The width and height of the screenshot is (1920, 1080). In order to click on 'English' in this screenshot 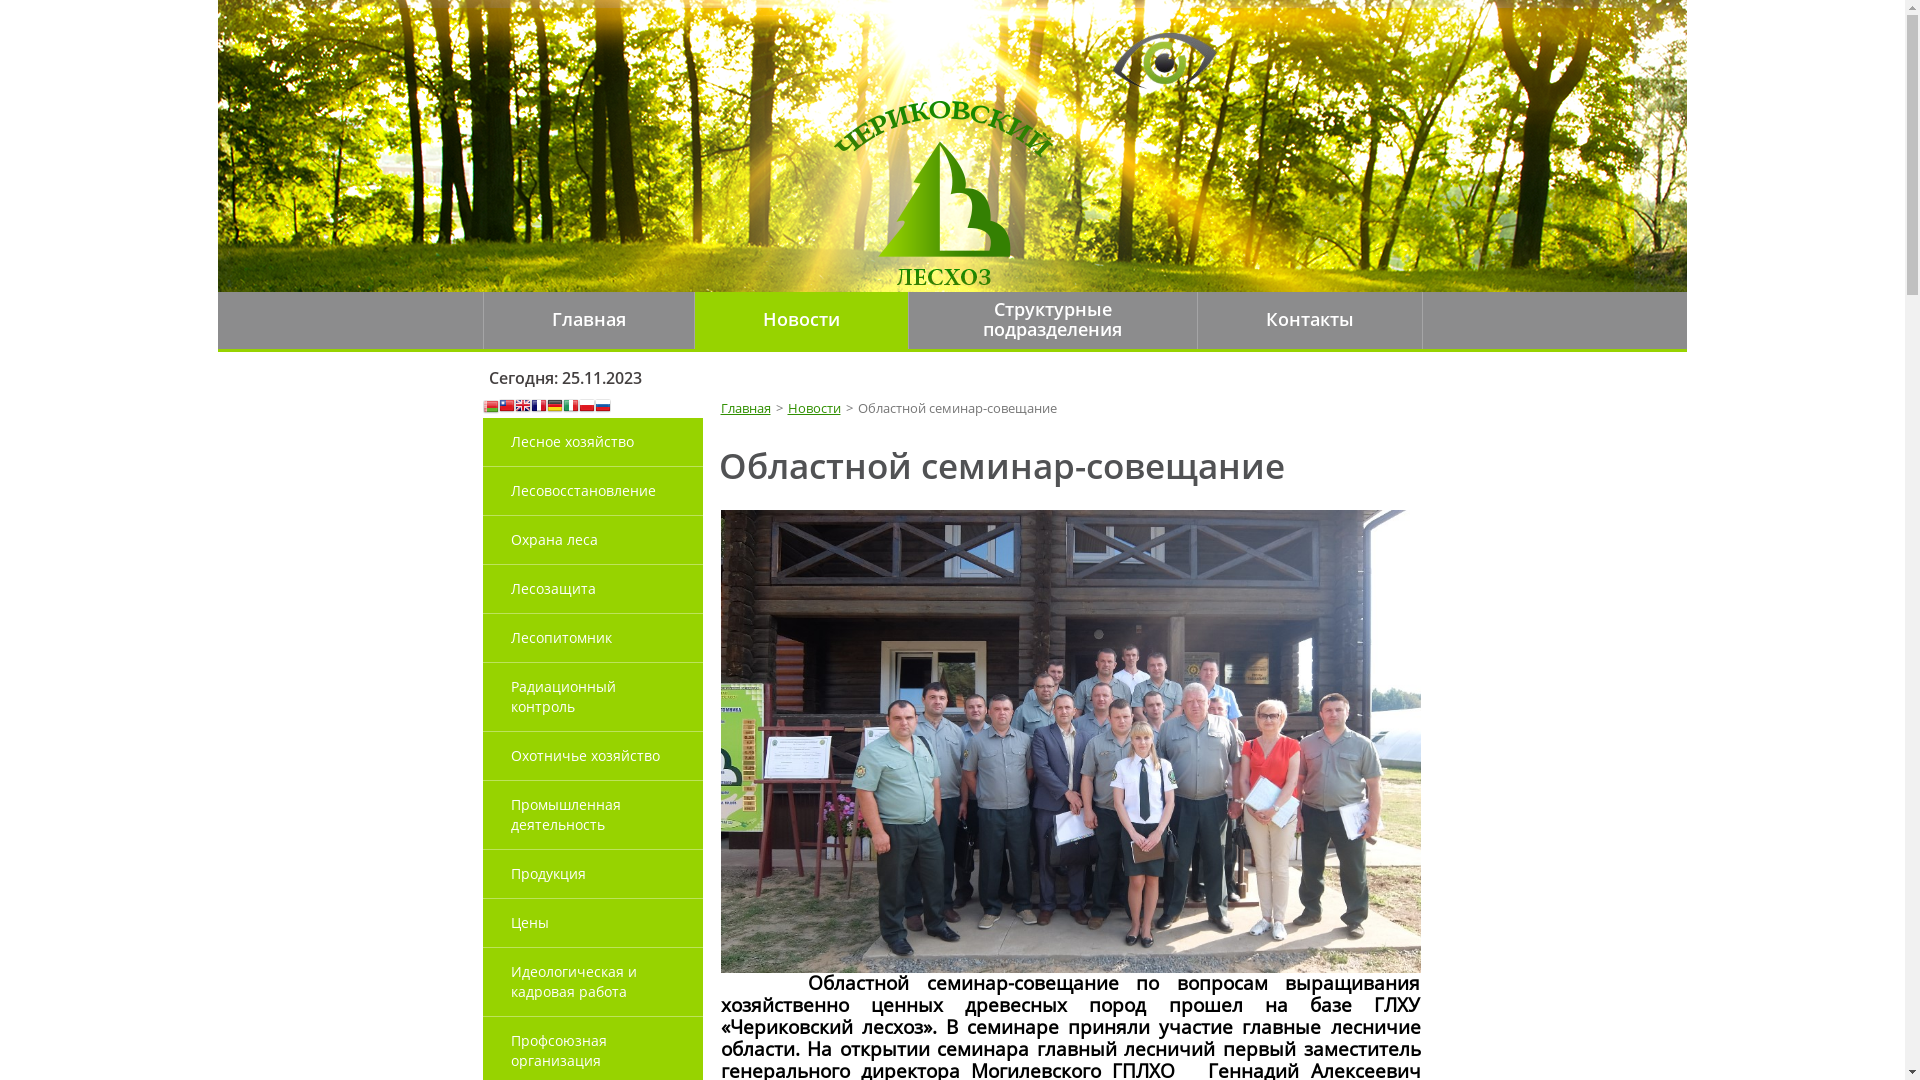, I will do `click(522, 406)`.